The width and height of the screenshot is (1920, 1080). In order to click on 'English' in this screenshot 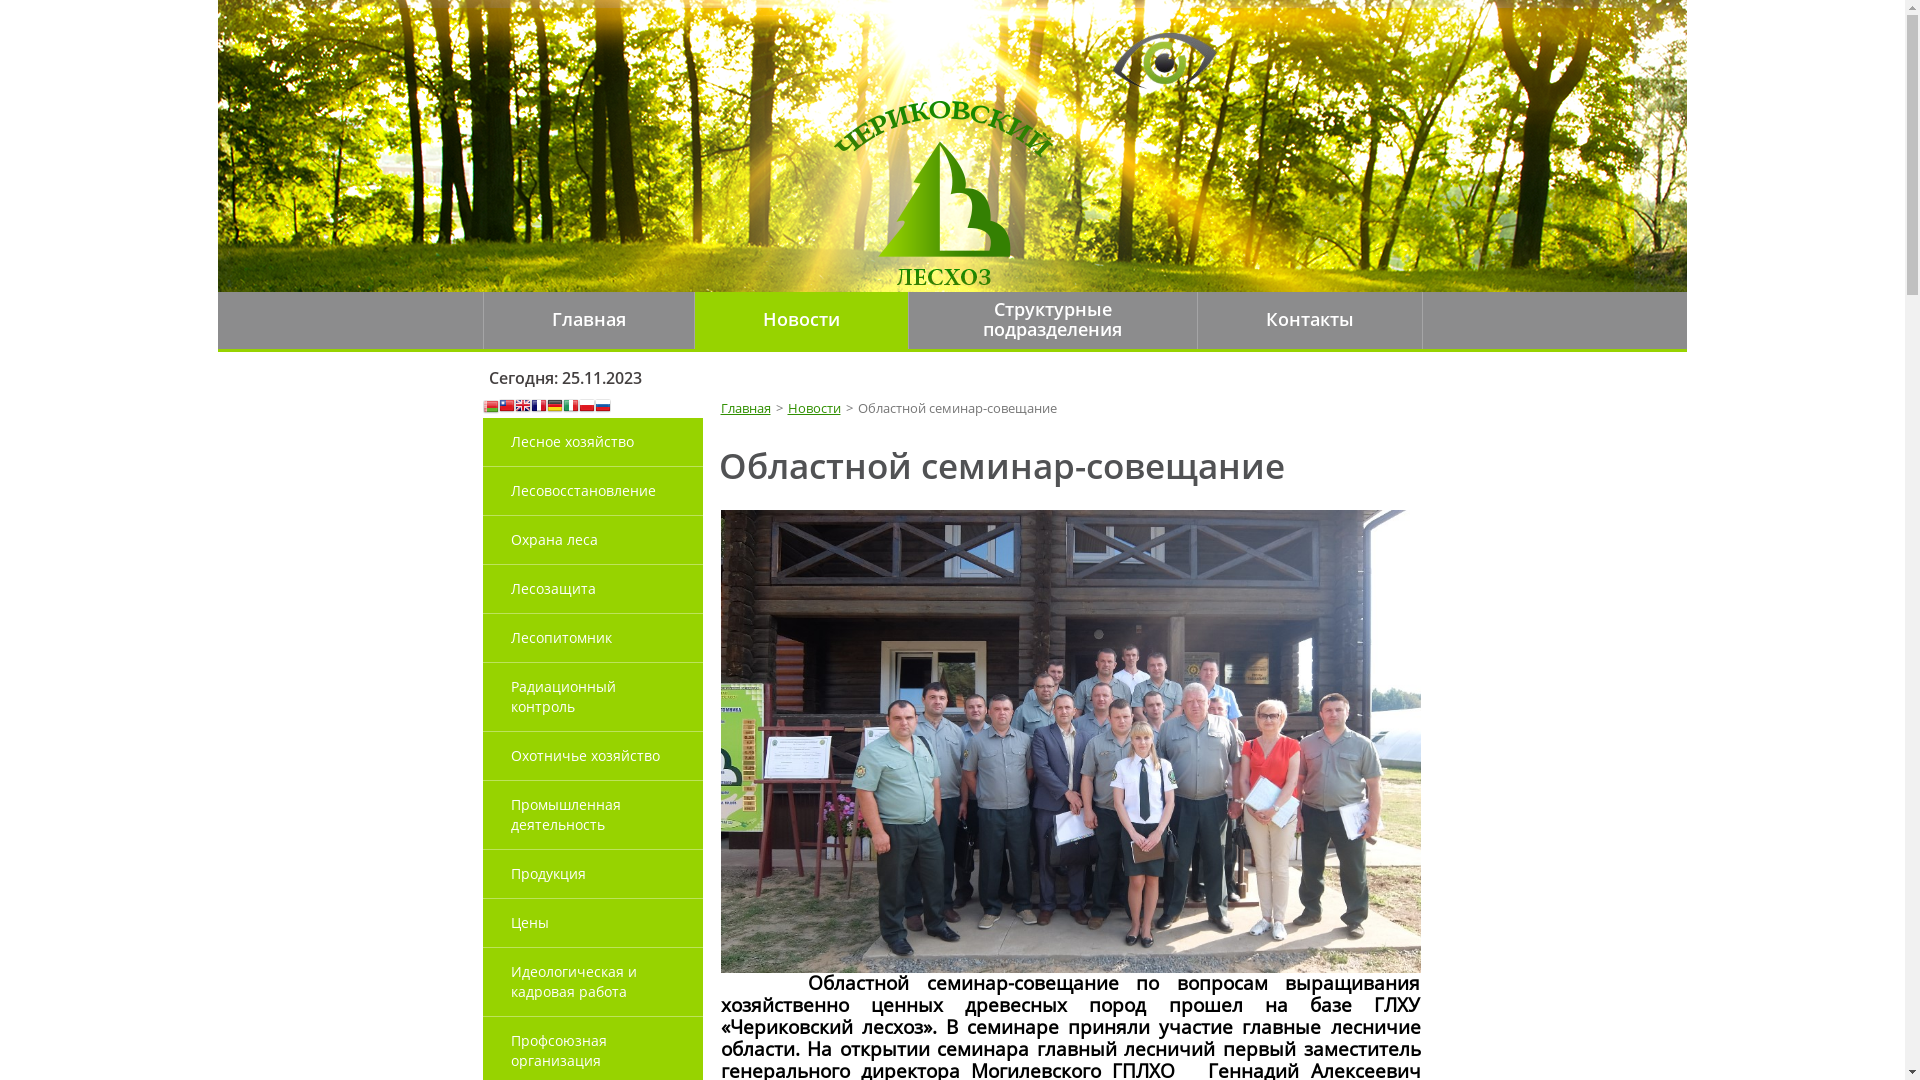, I will do `click(522, 406)`.